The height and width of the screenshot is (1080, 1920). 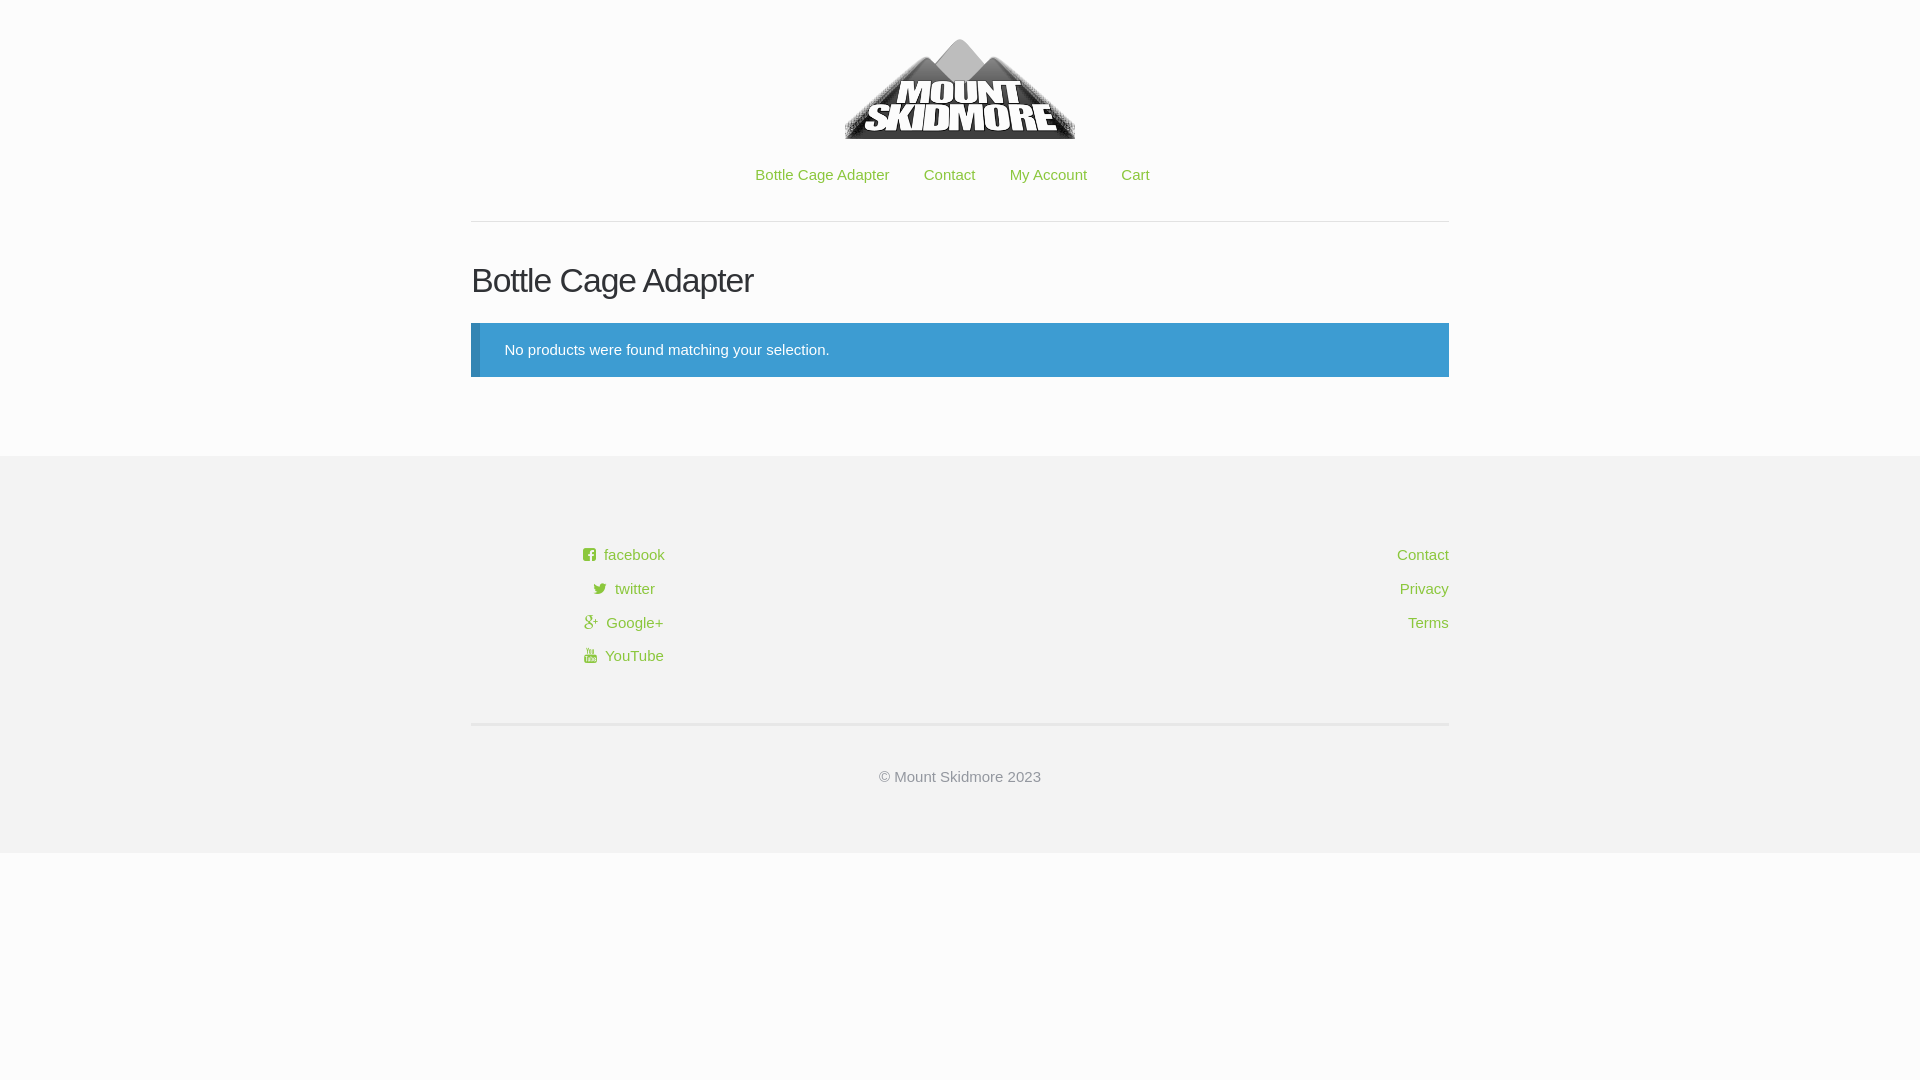 I want to click on 'Skip to navigation', so click(x=469, y=38).